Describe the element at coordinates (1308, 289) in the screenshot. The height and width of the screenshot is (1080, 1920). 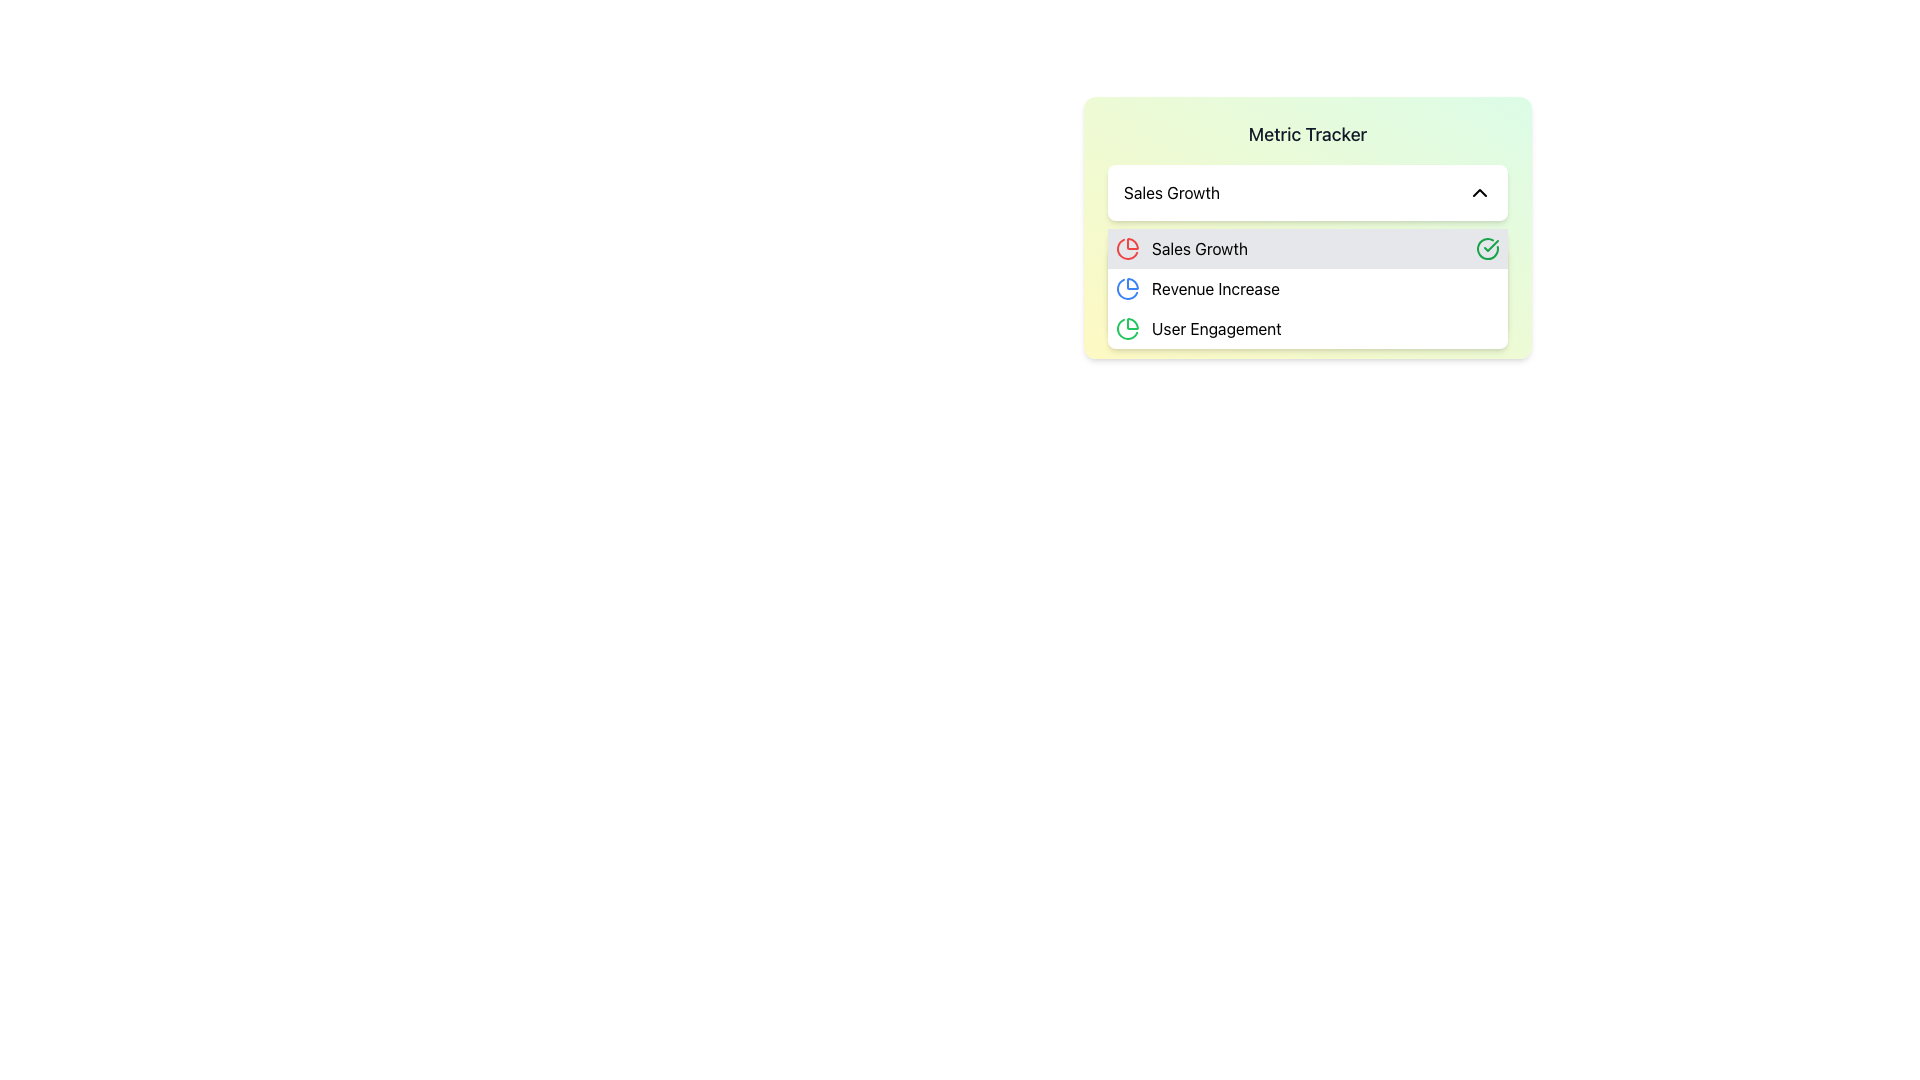
I see `the 'Revenue Increase' dropdown menu item, which is the second option in the dropdown list located under the 'Metric Tracker' title` at that location.